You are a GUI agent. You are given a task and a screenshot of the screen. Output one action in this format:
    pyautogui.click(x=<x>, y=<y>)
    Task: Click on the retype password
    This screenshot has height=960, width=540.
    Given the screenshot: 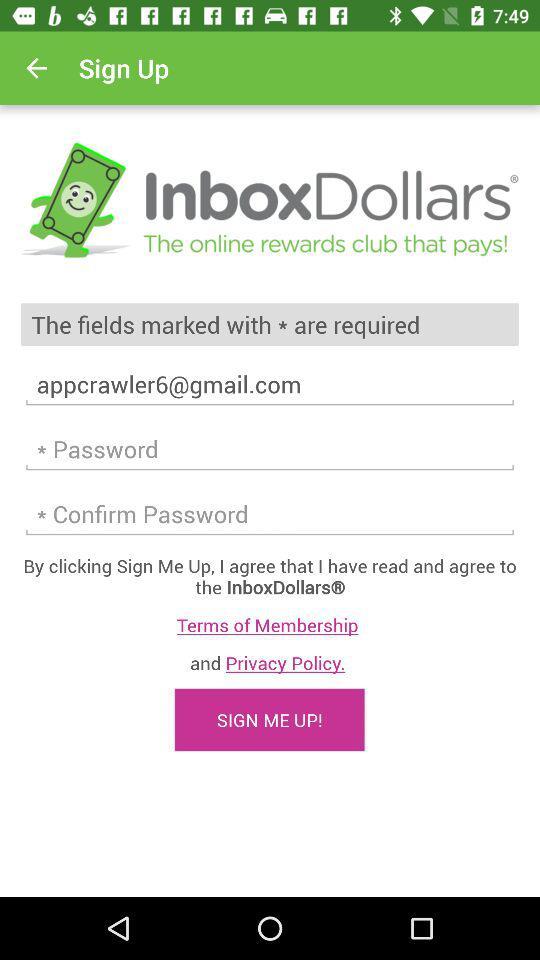 What is the action you would take?
    pyautogui.click(x=270, y=513)
    